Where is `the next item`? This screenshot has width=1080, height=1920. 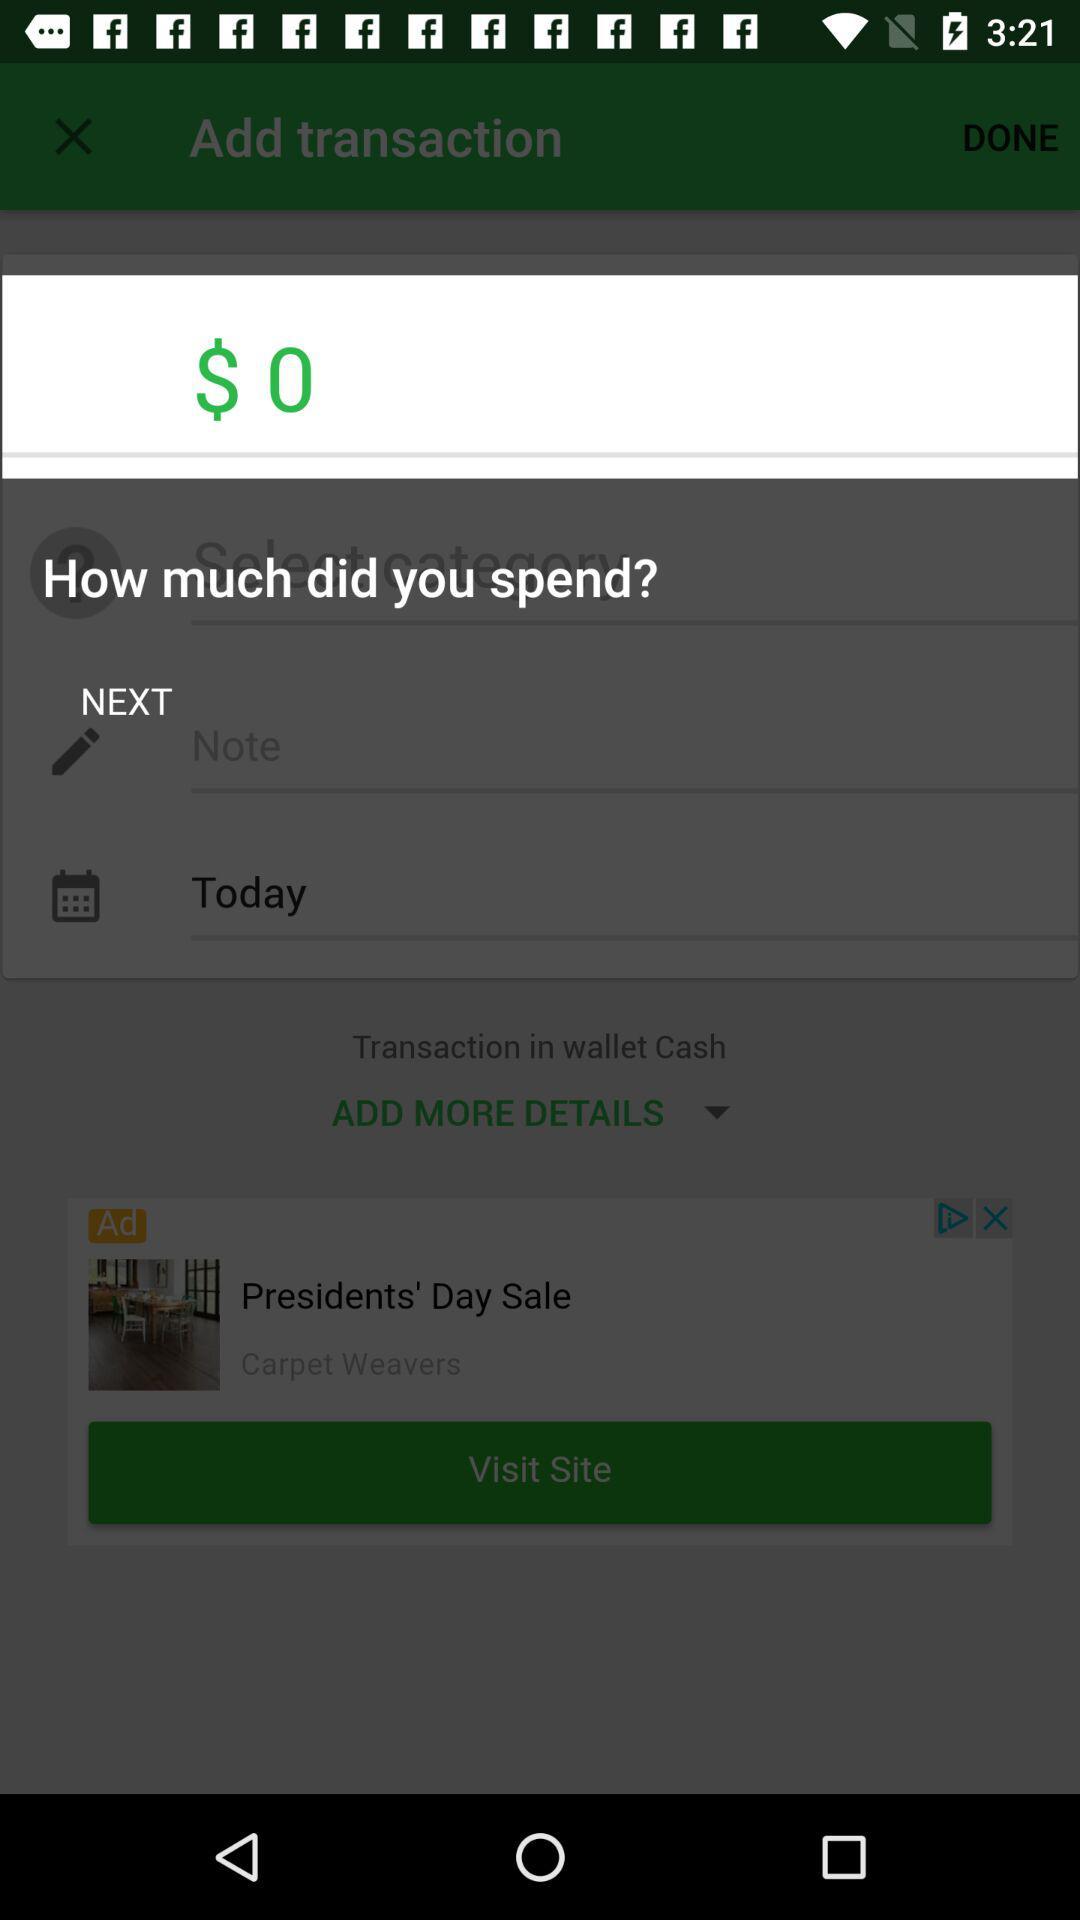 the next item is located at coordinates (126, 700).